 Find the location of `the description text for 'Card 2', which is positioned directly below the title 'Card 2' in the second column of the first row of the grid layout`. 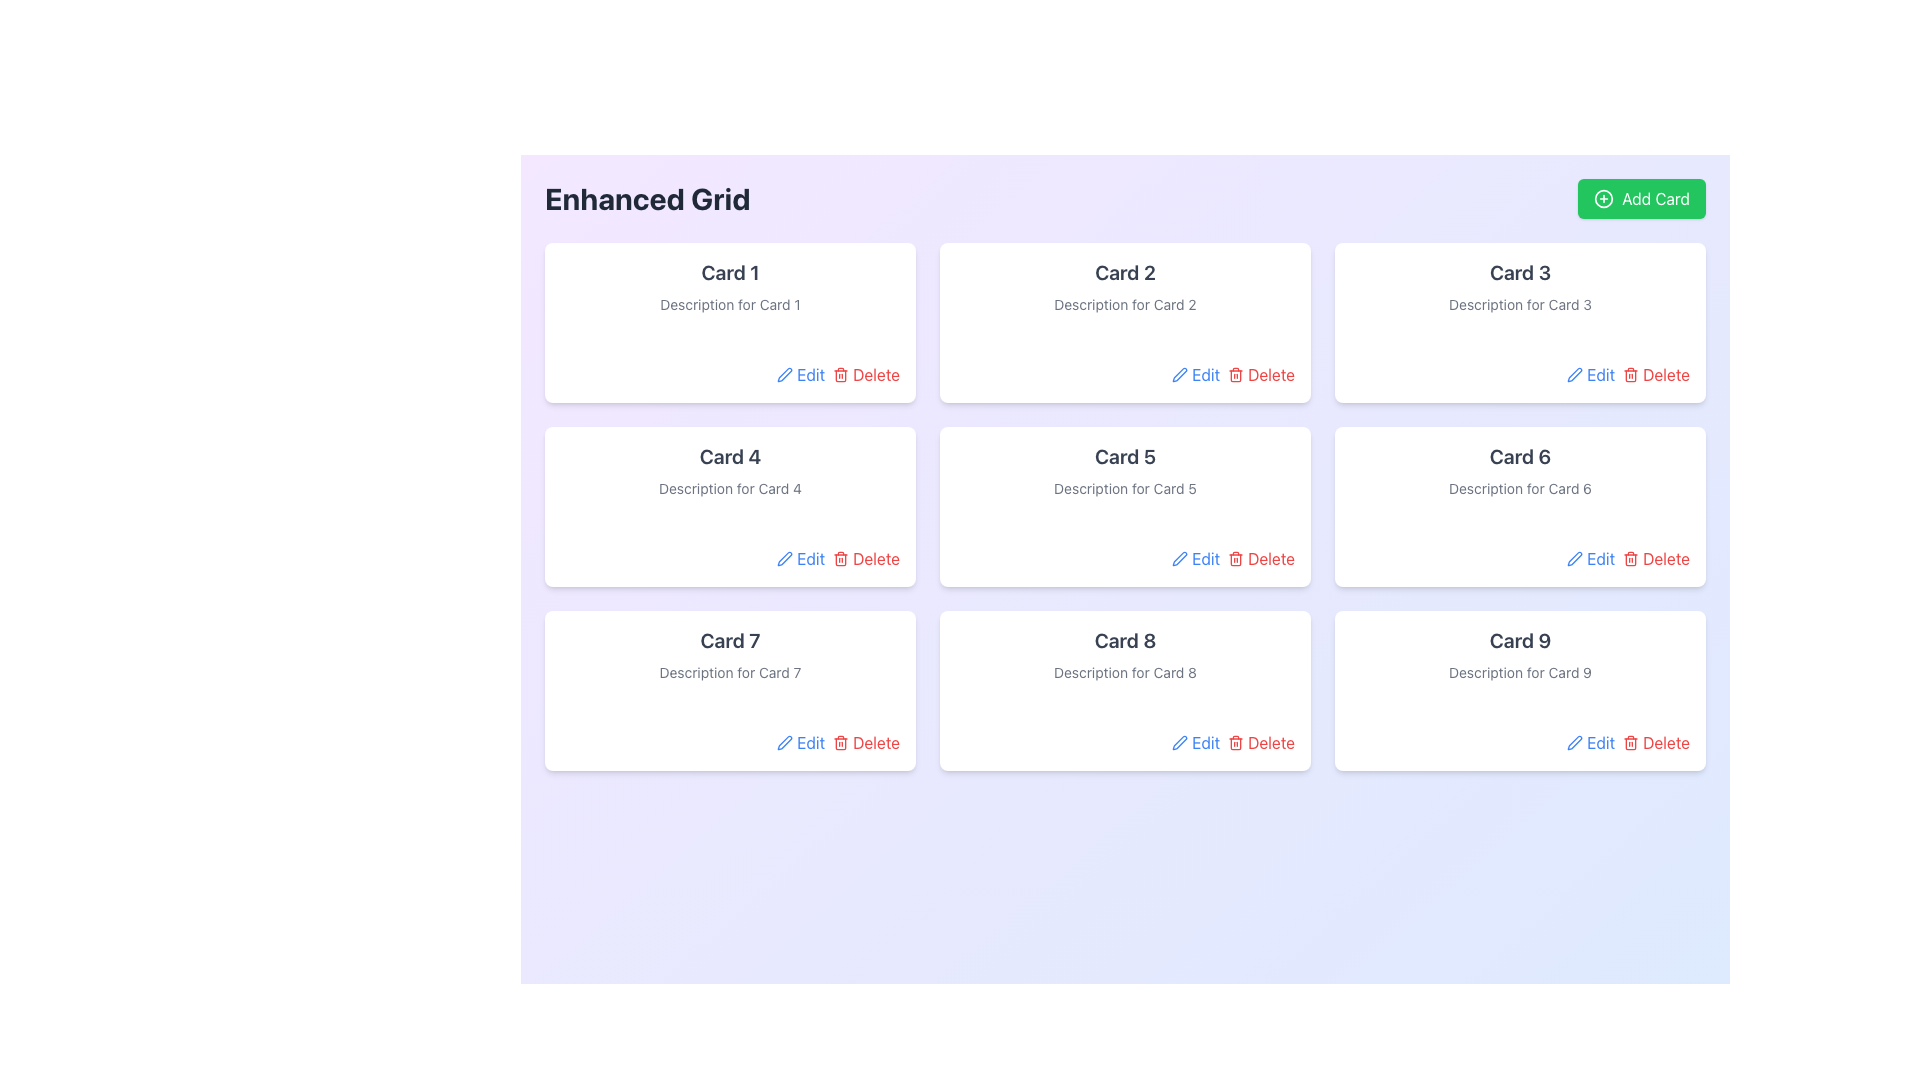

the description text for 'Card 2', which is positioned directly below the title 'Card 2' in the second column of the first row of the grid layout is located at coordinates (1125, 304).